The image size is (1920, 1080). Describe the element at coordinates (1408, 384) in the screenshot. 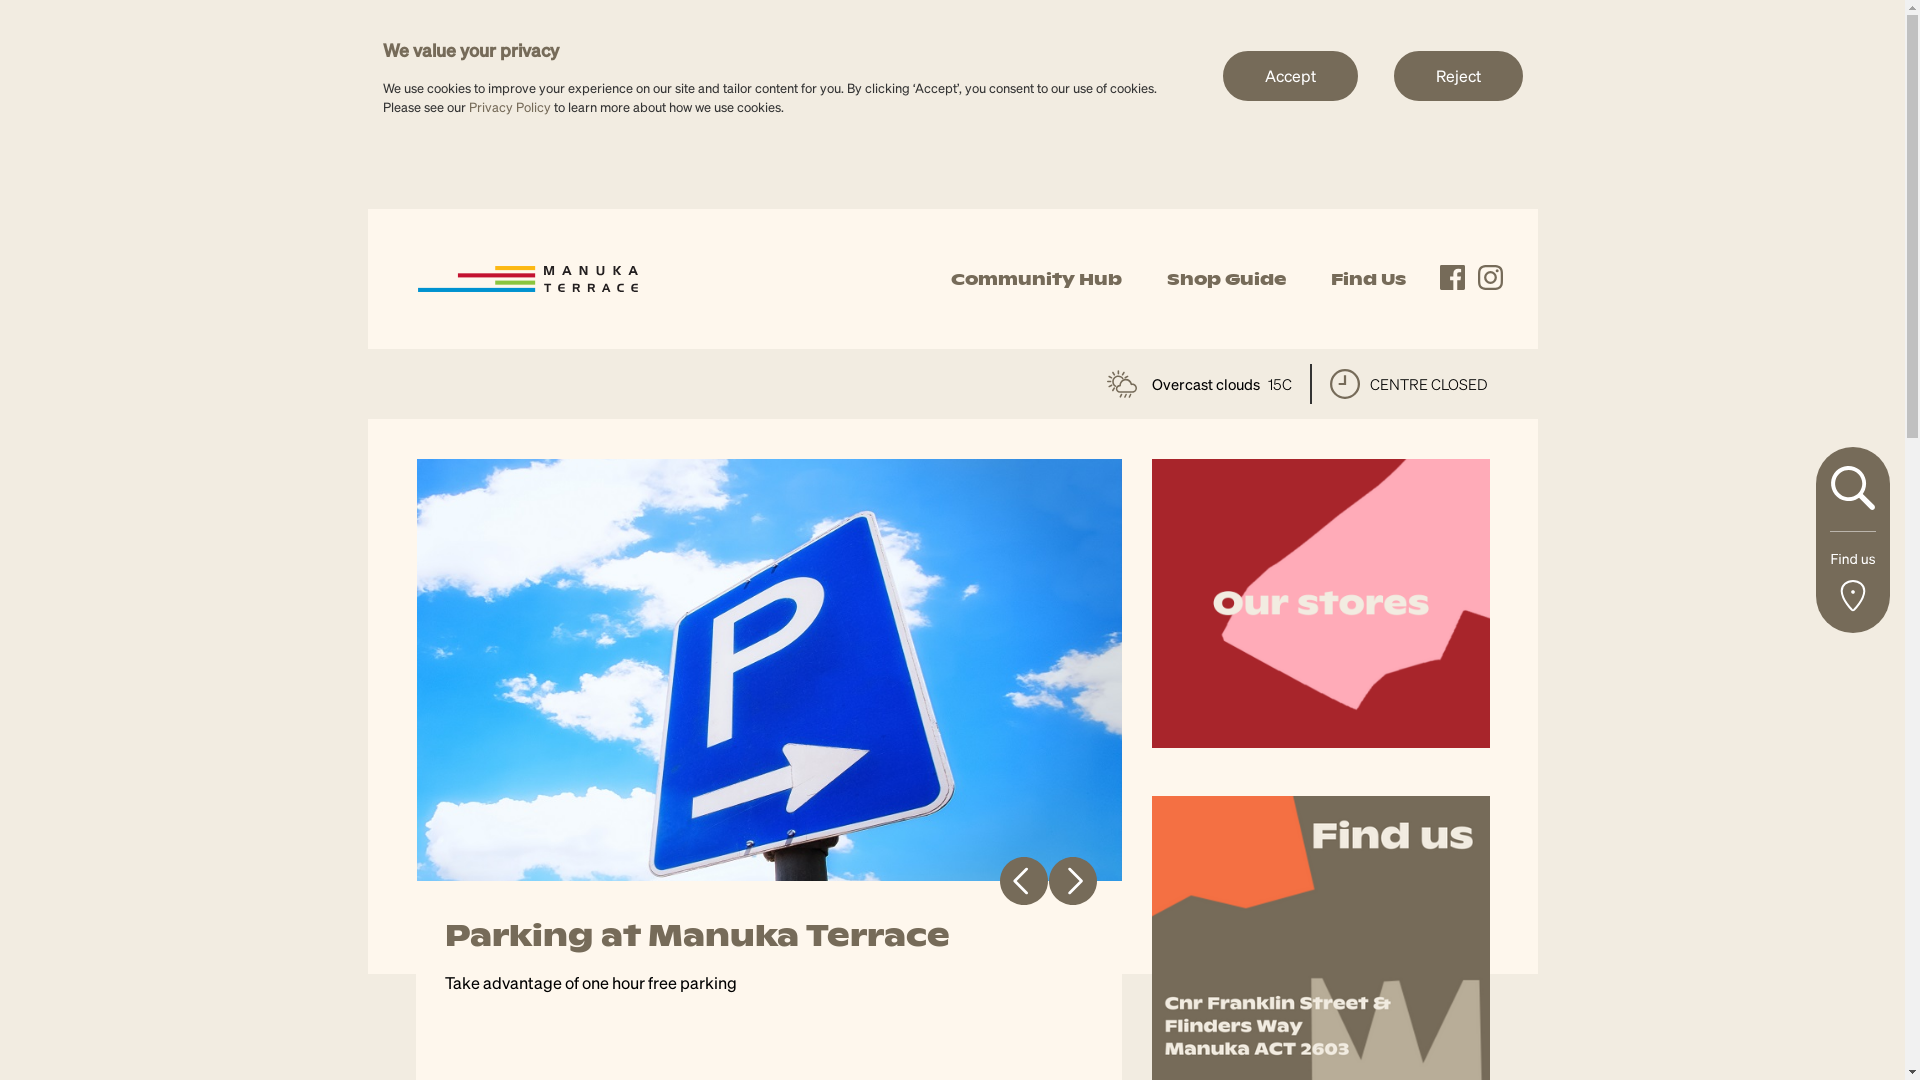

I see `'CENTRE CLOSED'` at that location.